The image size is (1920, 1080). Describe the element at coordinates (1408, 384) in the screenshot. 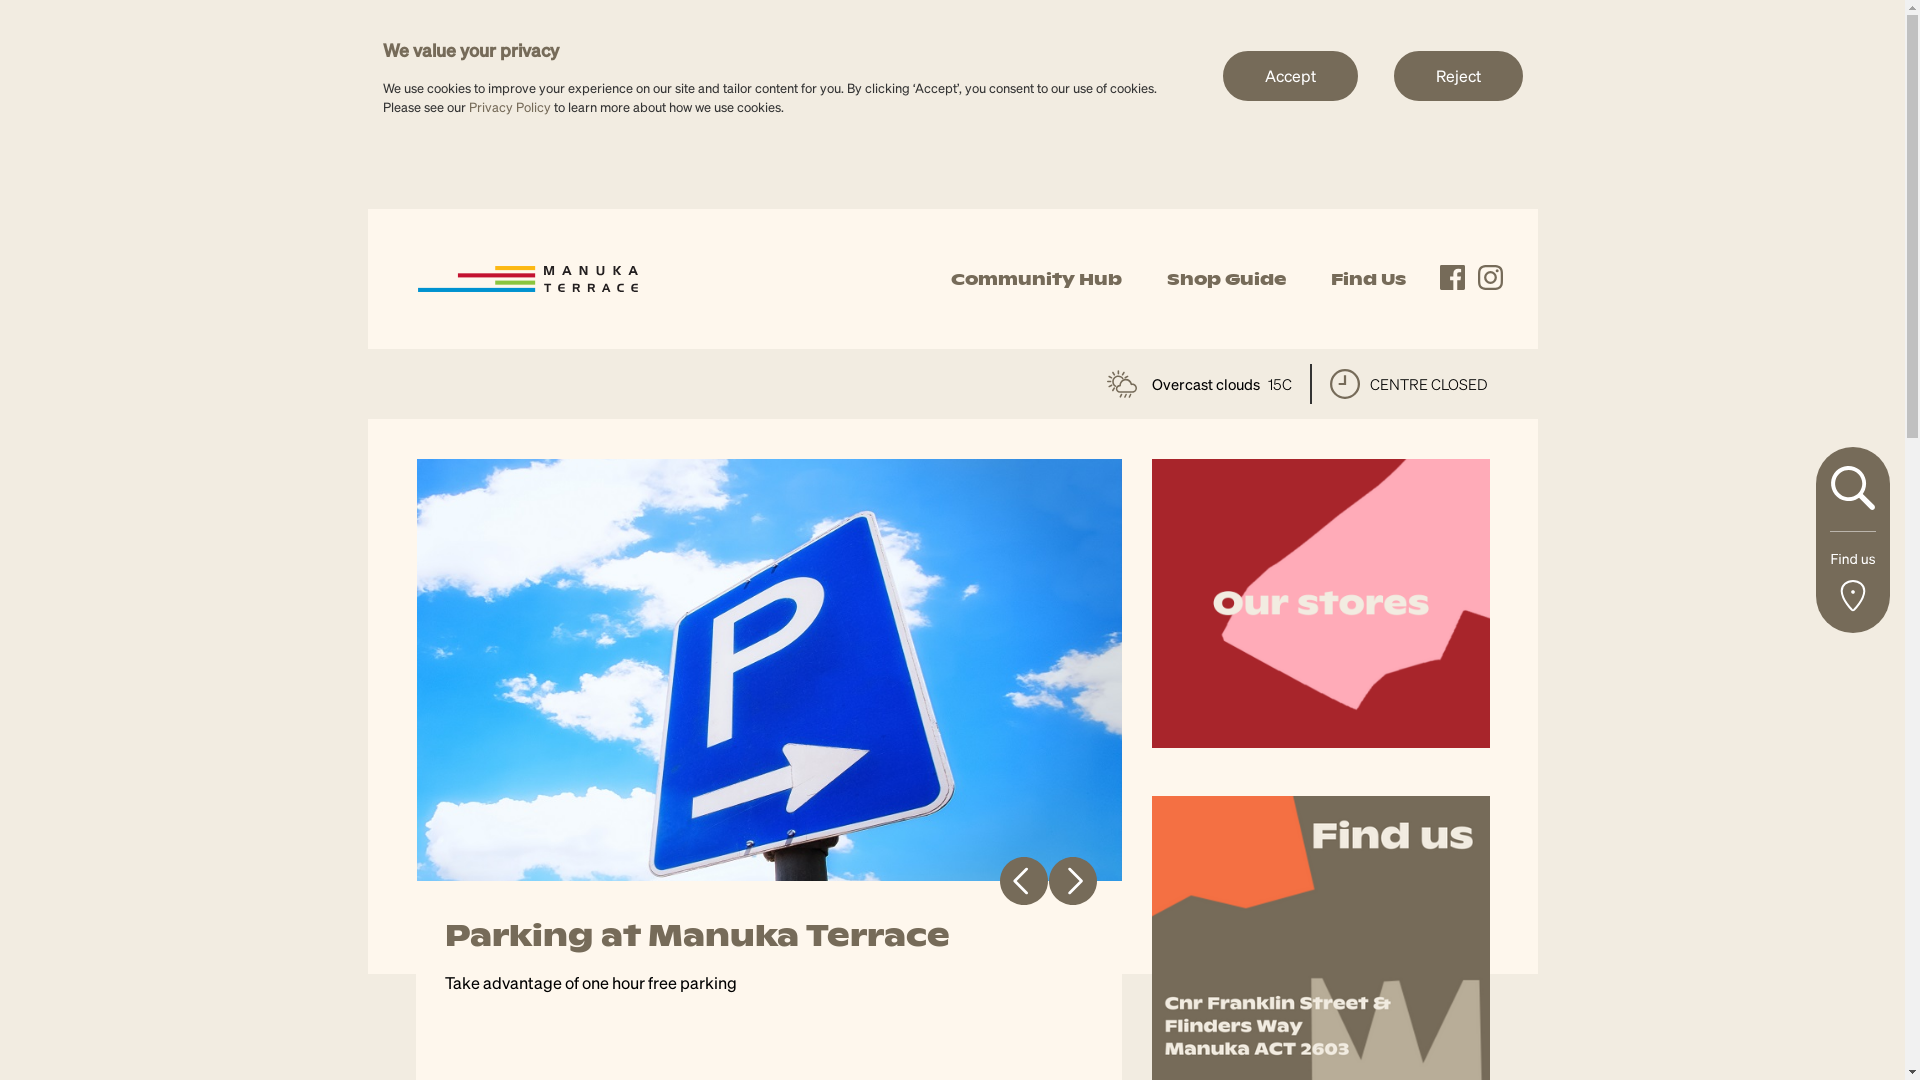

I see `'CENTRE CLOSED'` at that location.